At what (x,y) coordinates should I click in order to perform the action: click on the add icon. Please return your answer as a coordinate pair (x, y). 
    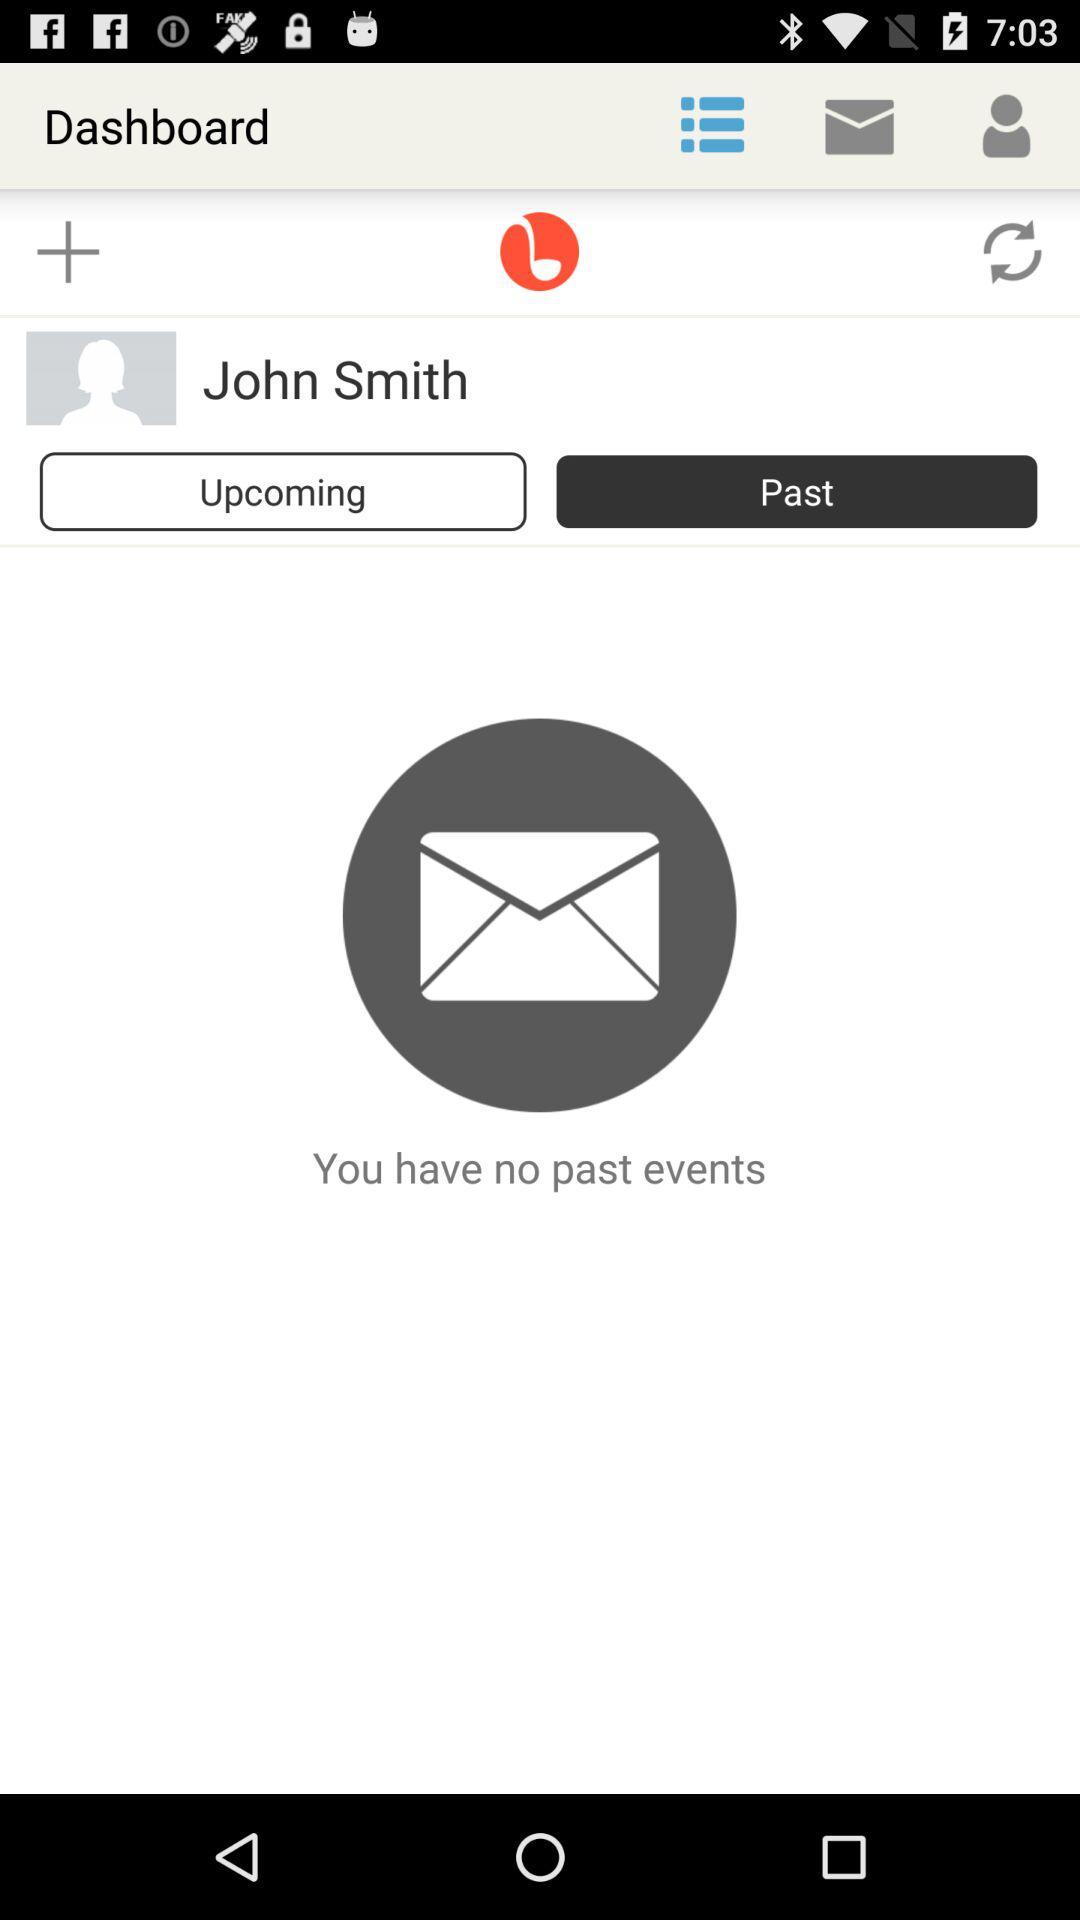
    Looking at the image, I should click on (67, 268).